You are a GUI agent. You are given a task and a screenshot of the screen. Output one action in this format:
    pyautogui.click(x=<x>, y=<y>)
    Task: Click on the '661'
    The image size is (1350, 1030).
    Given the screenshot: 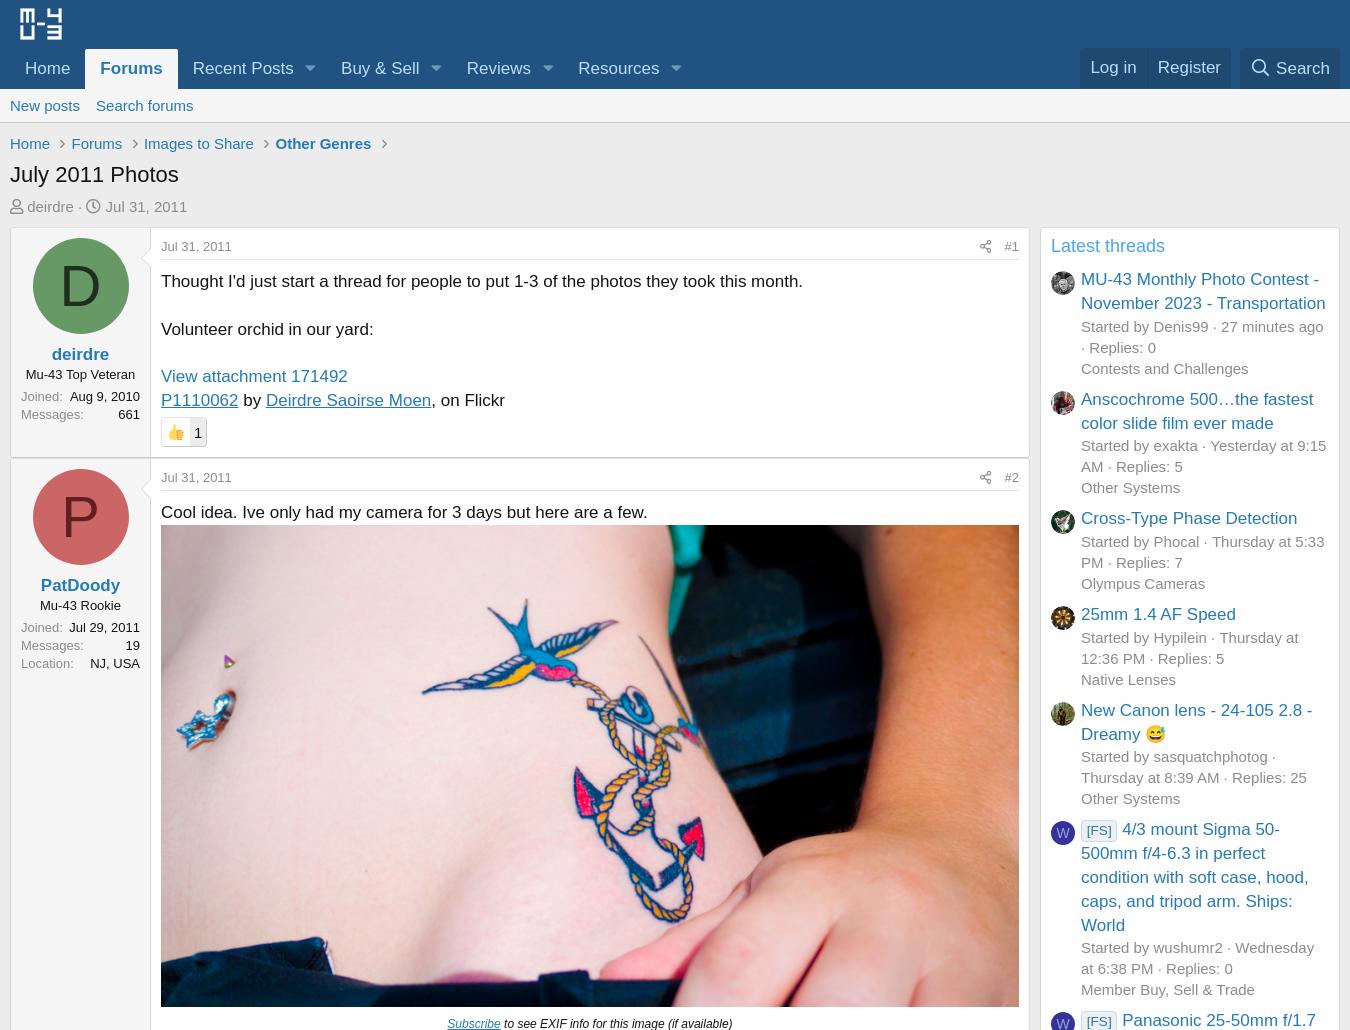 What is the action you would take?
    pyautogui.click(x=129, y=413)
    